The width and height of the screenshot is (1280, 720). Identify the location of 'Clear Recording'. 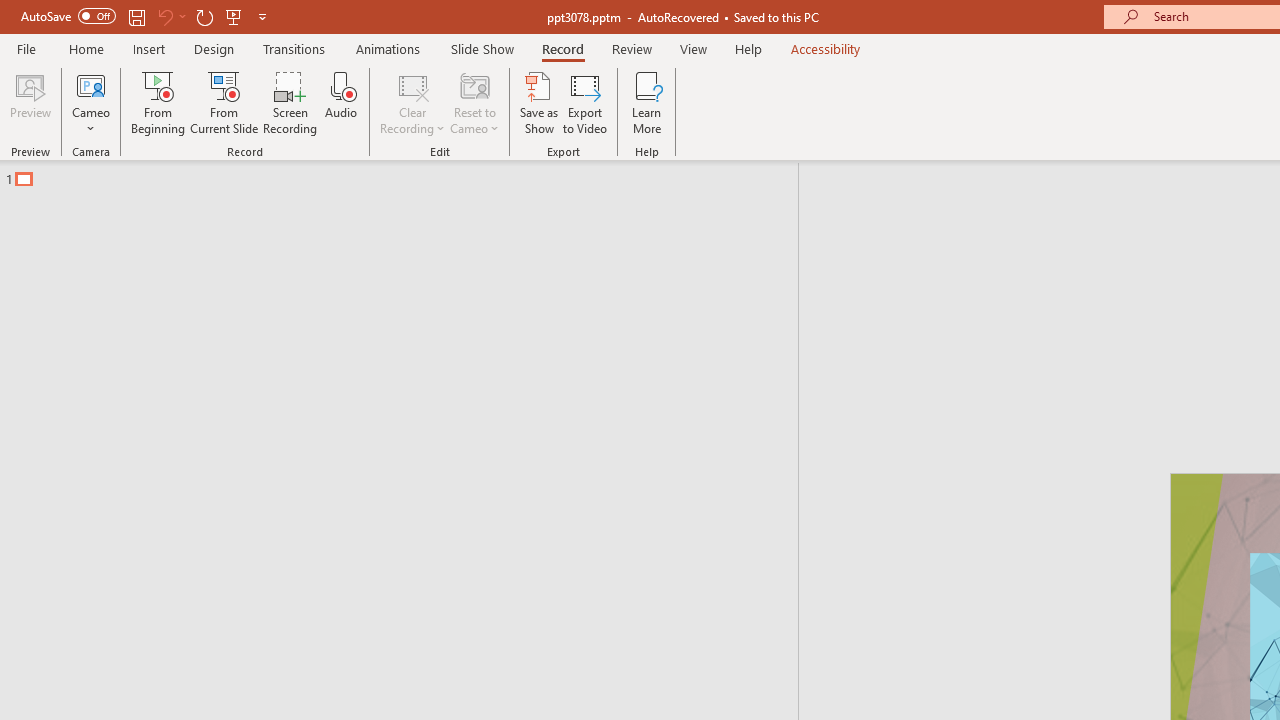
(411, 103).